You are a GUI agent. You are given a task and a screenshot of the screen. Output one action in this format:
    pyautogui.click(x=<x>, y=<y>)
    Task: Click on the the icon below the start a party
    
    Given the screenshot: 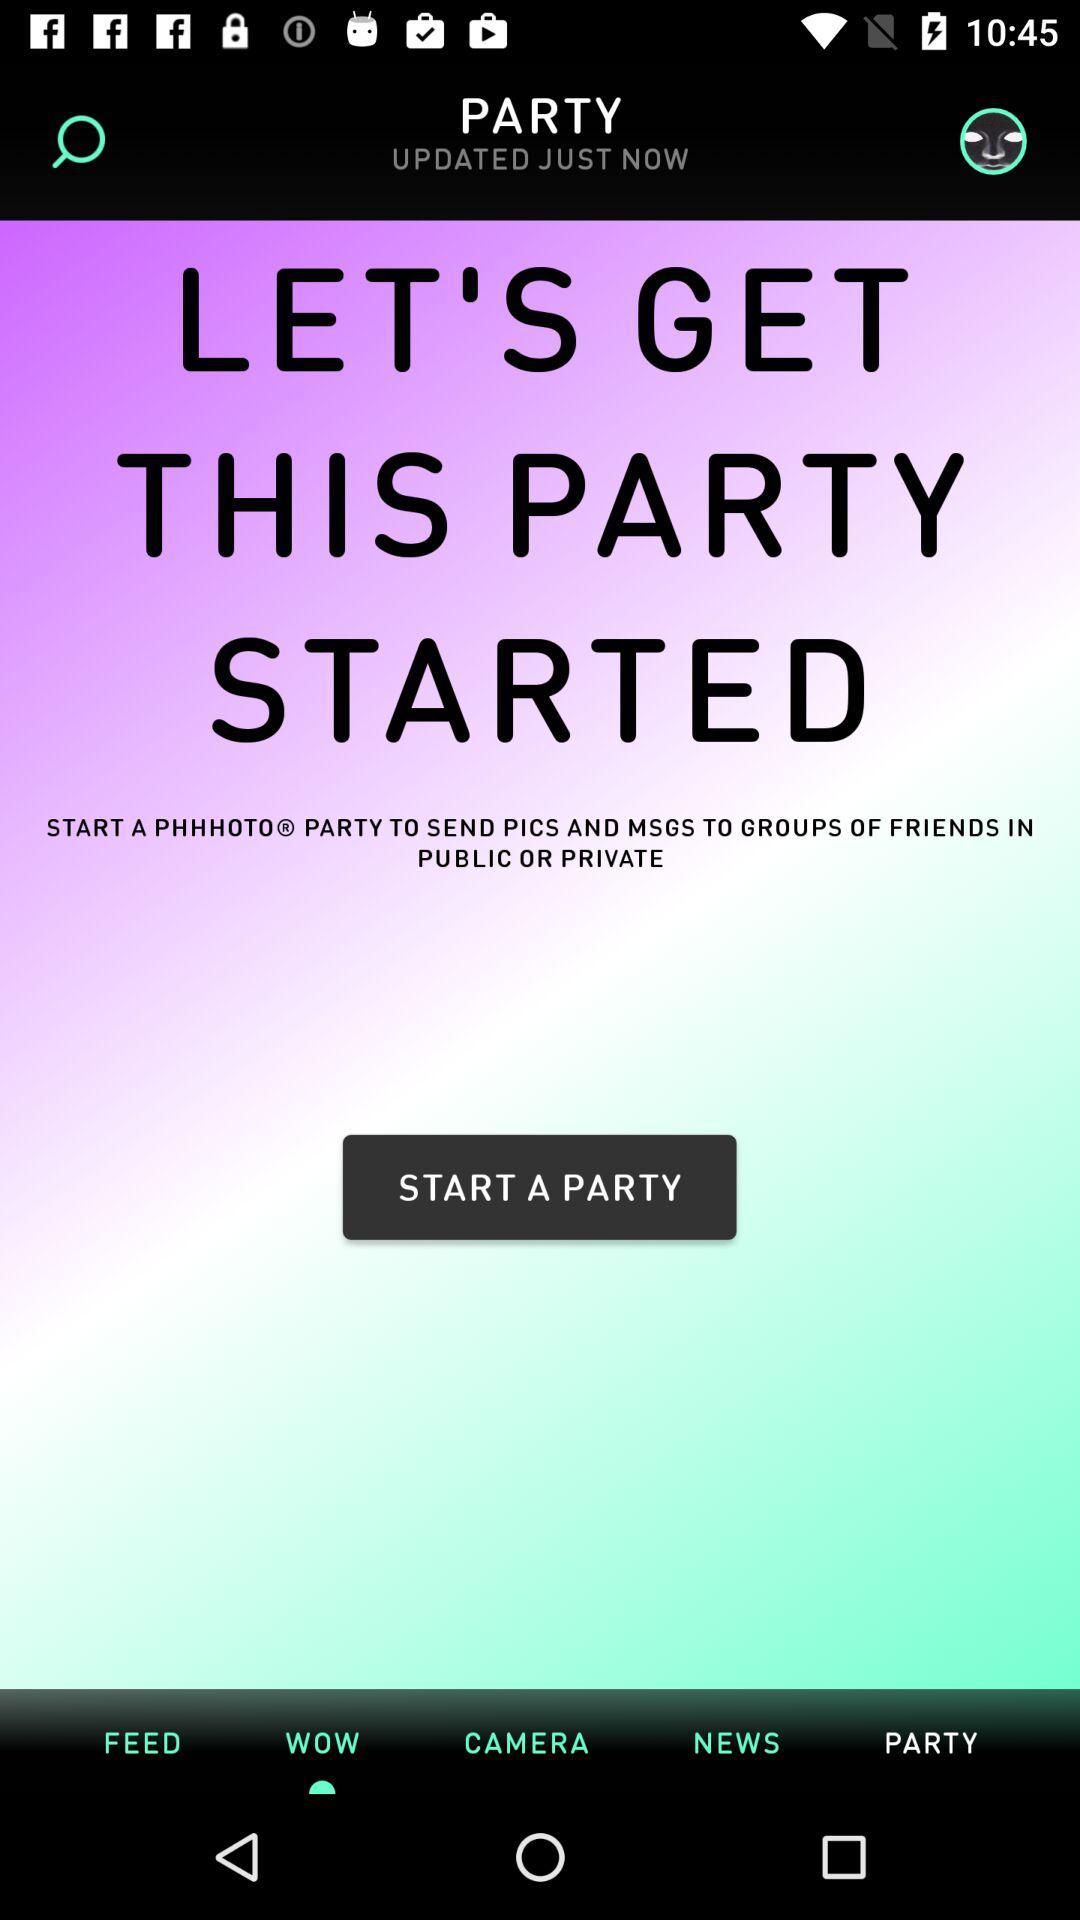 What is the action you would take?
    pyautogui.click(x=540, y=1679)
    